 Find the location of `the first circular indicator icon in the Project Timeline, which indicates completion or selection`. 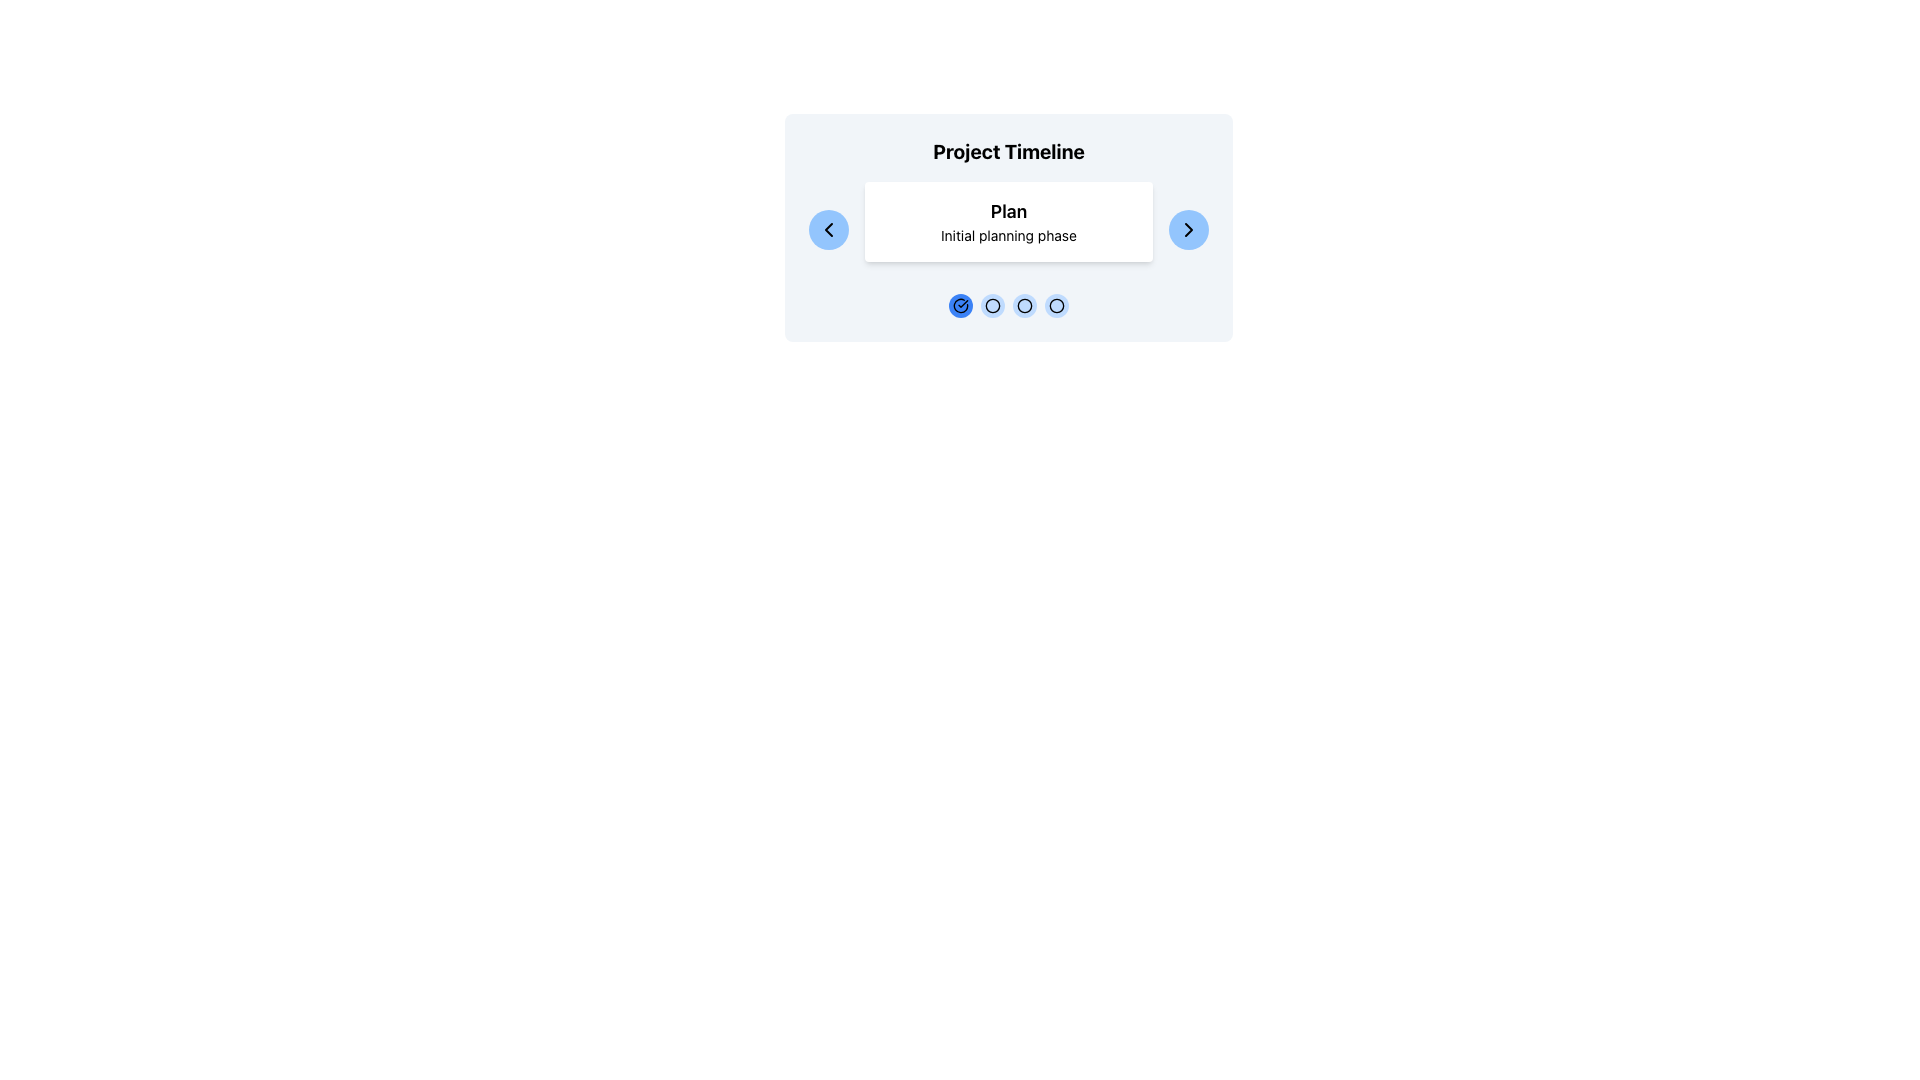

the first circular indicator icon in the Project Timeline, which indicates completion or selection is located at coordinates (960, 305).